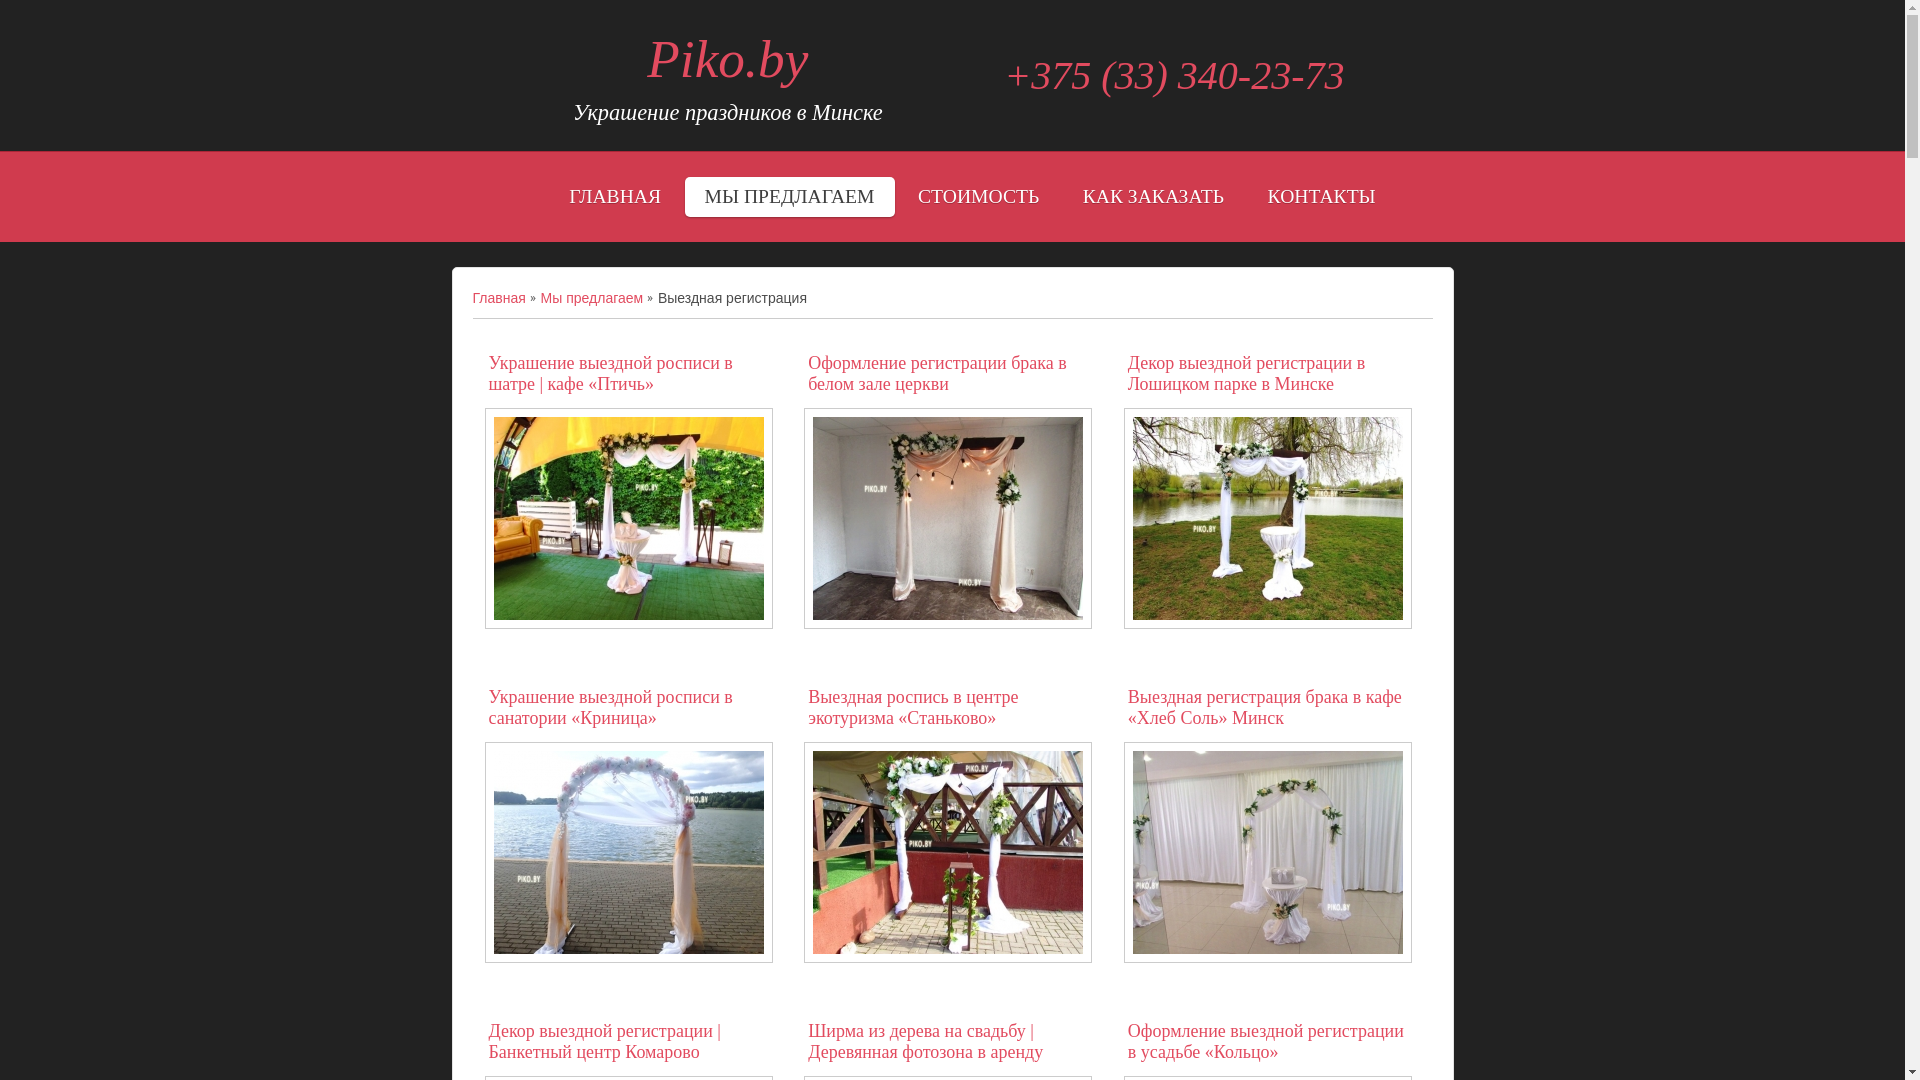 The width and height of the screenshot is (1920, 1080). Describe the element at coordinates (727, 59) in the screenshot. I see `'Piko.by'` at that location.